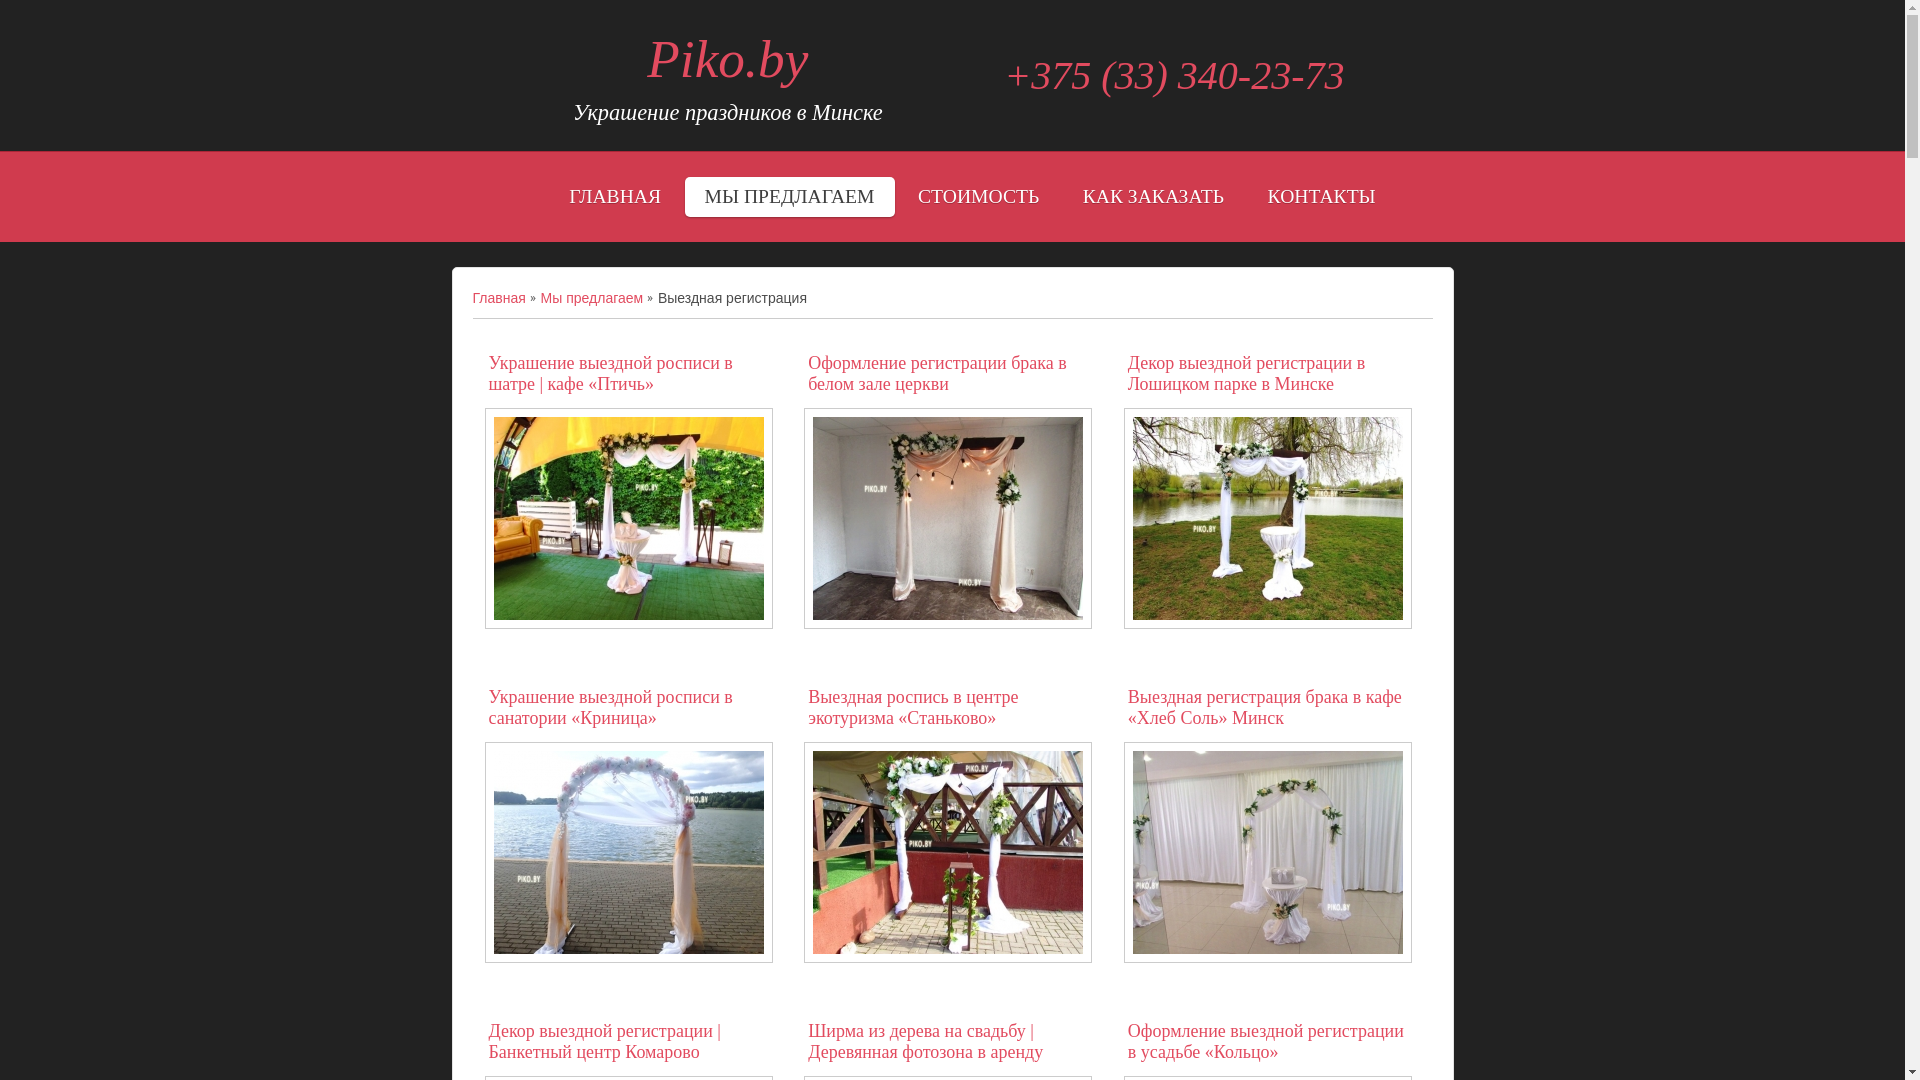 The width and height of the screenshot is (1920, 1080). Describe the element at coordinates (727, 59) in the screenshot. I see `'Piko.by'` at that location.